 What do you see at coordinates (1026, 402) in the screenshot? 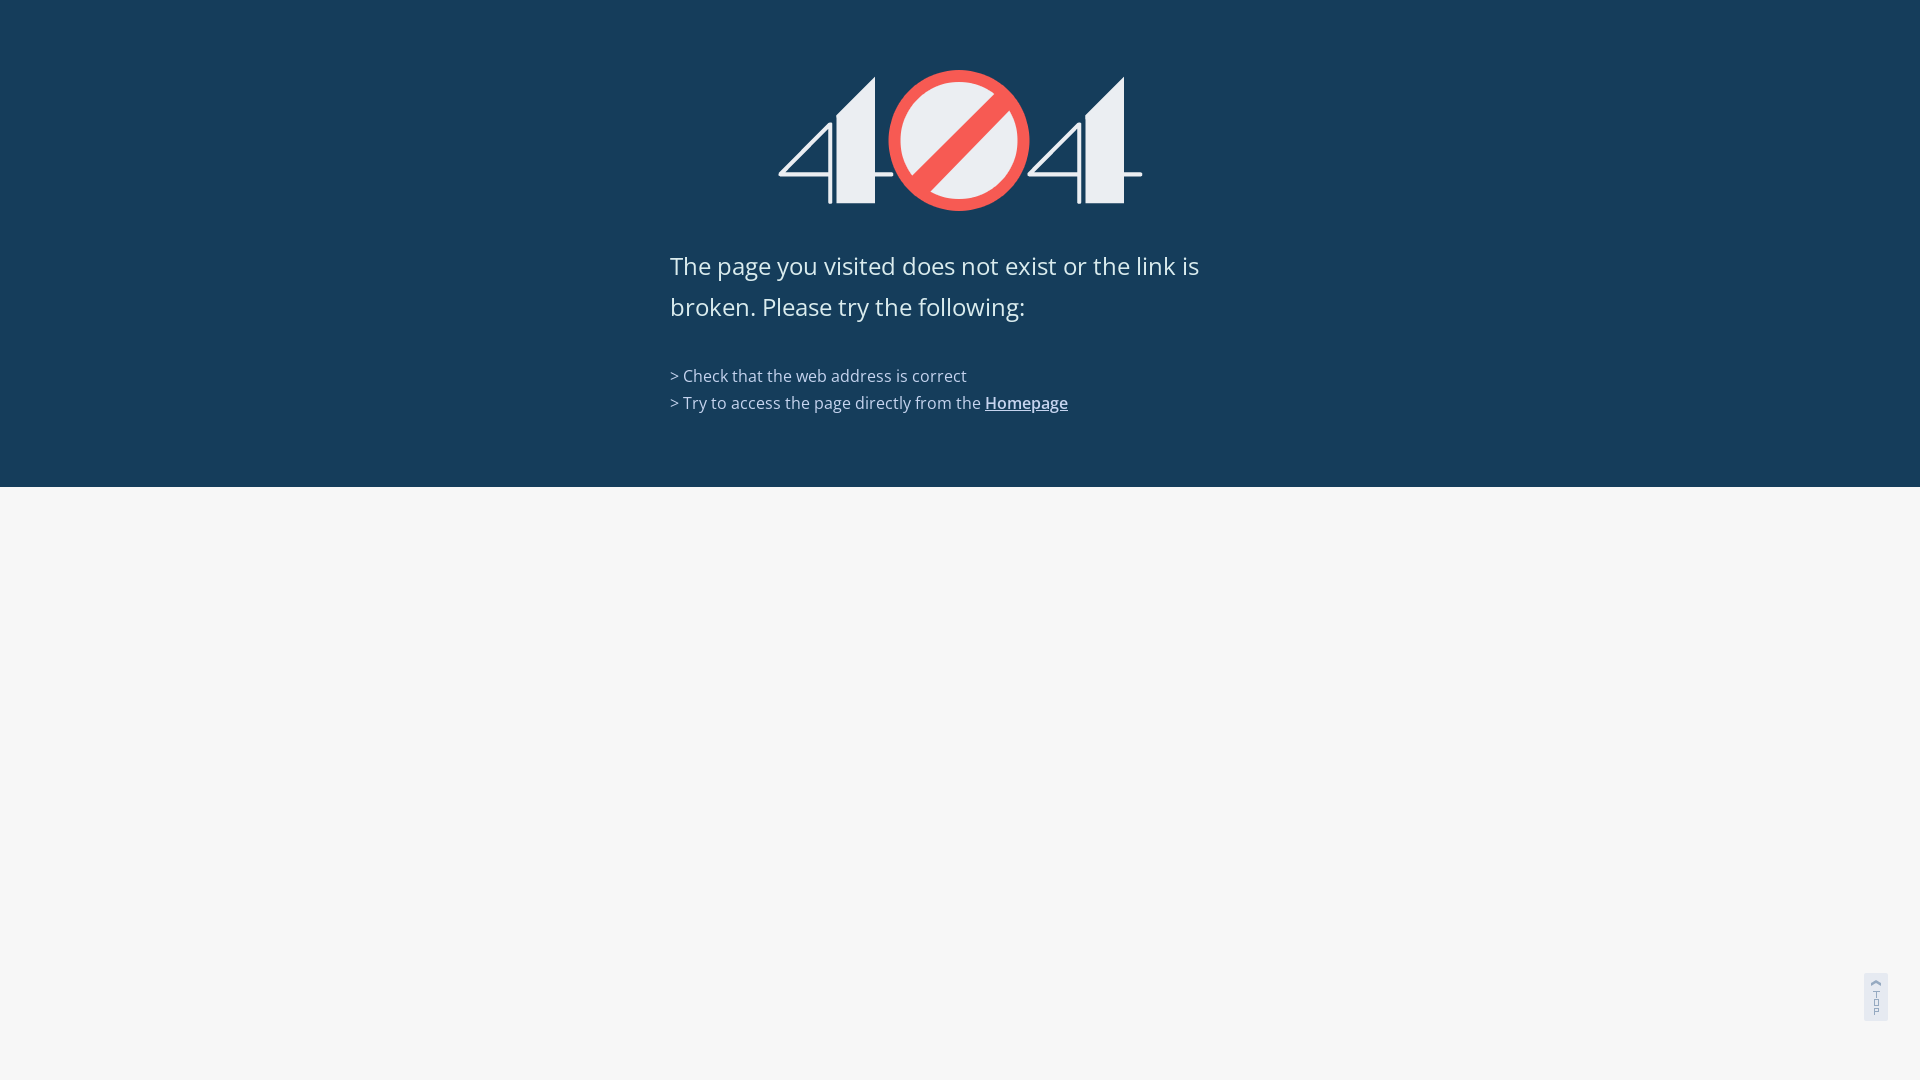
I see `'Homepage'` at bounding box center [1026, 402].